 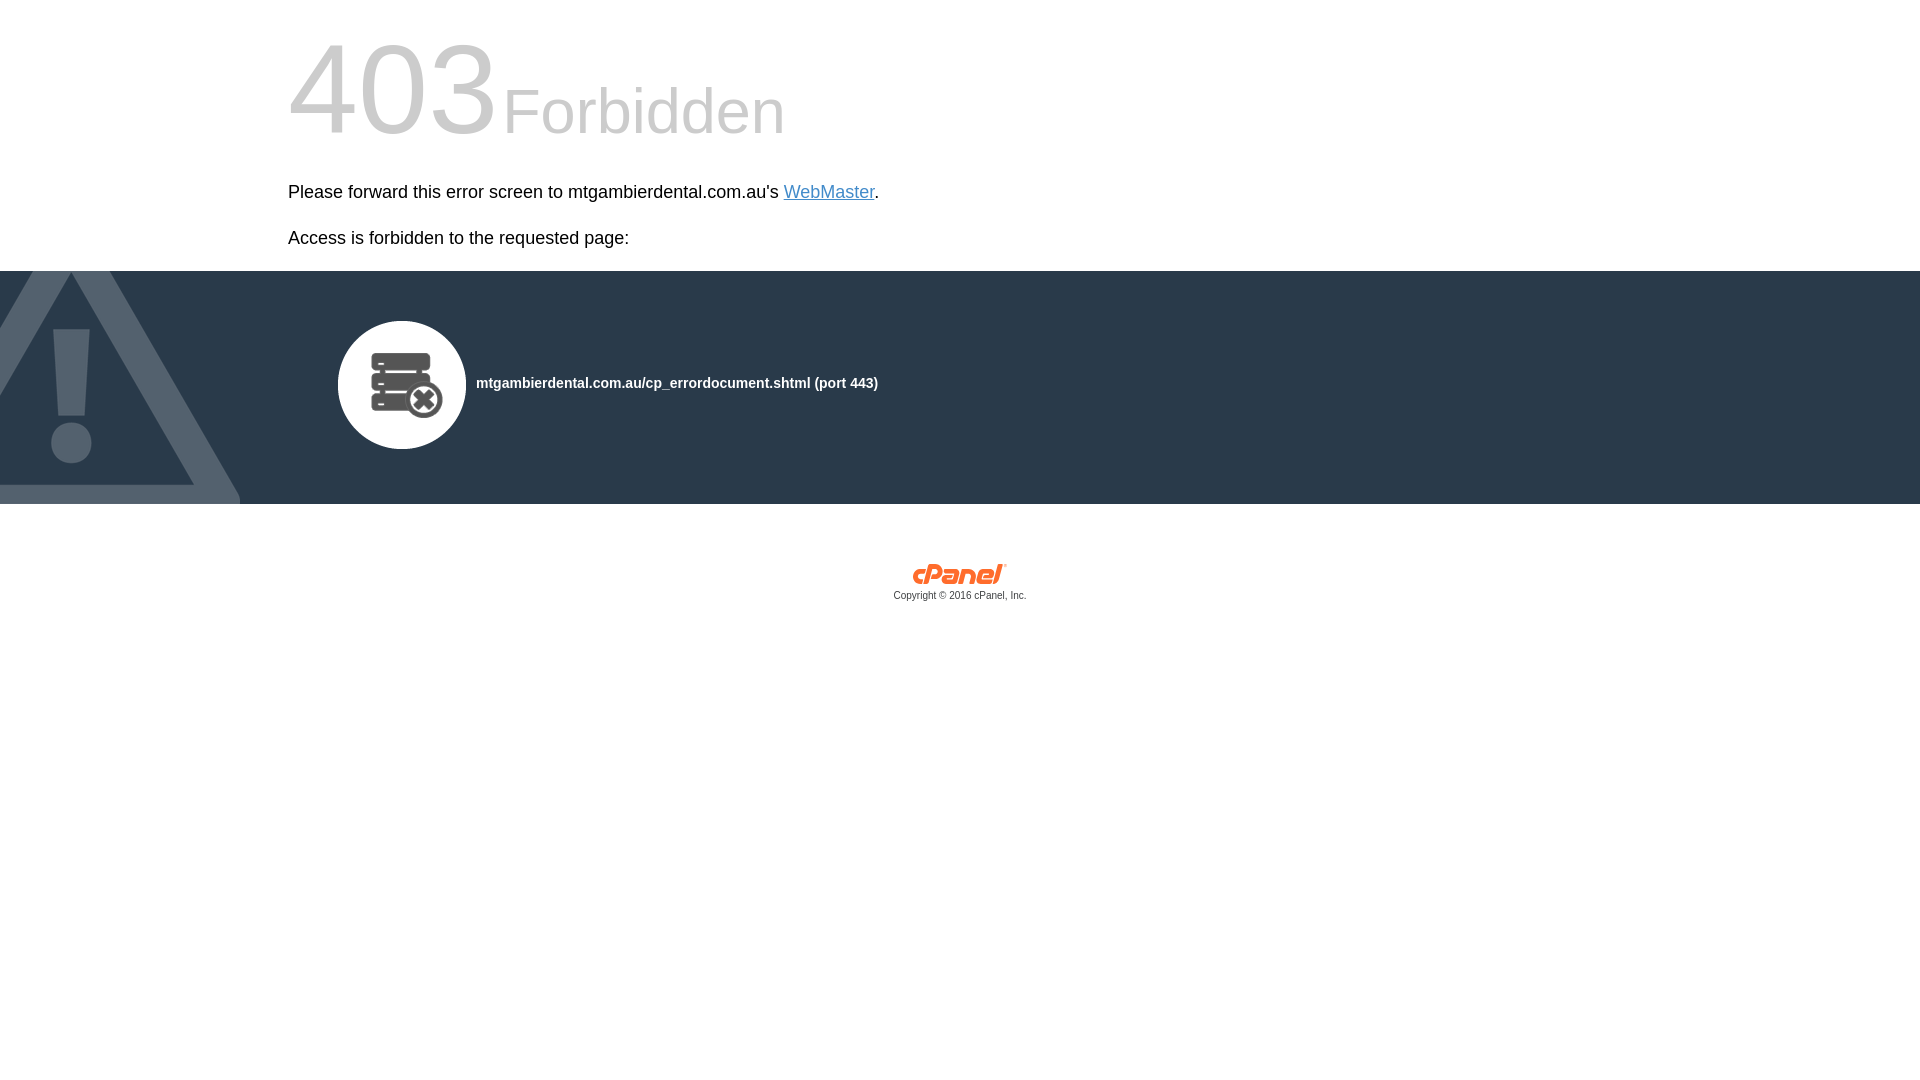 I want to click on 'WebMaster', so click(x=829, y=192).